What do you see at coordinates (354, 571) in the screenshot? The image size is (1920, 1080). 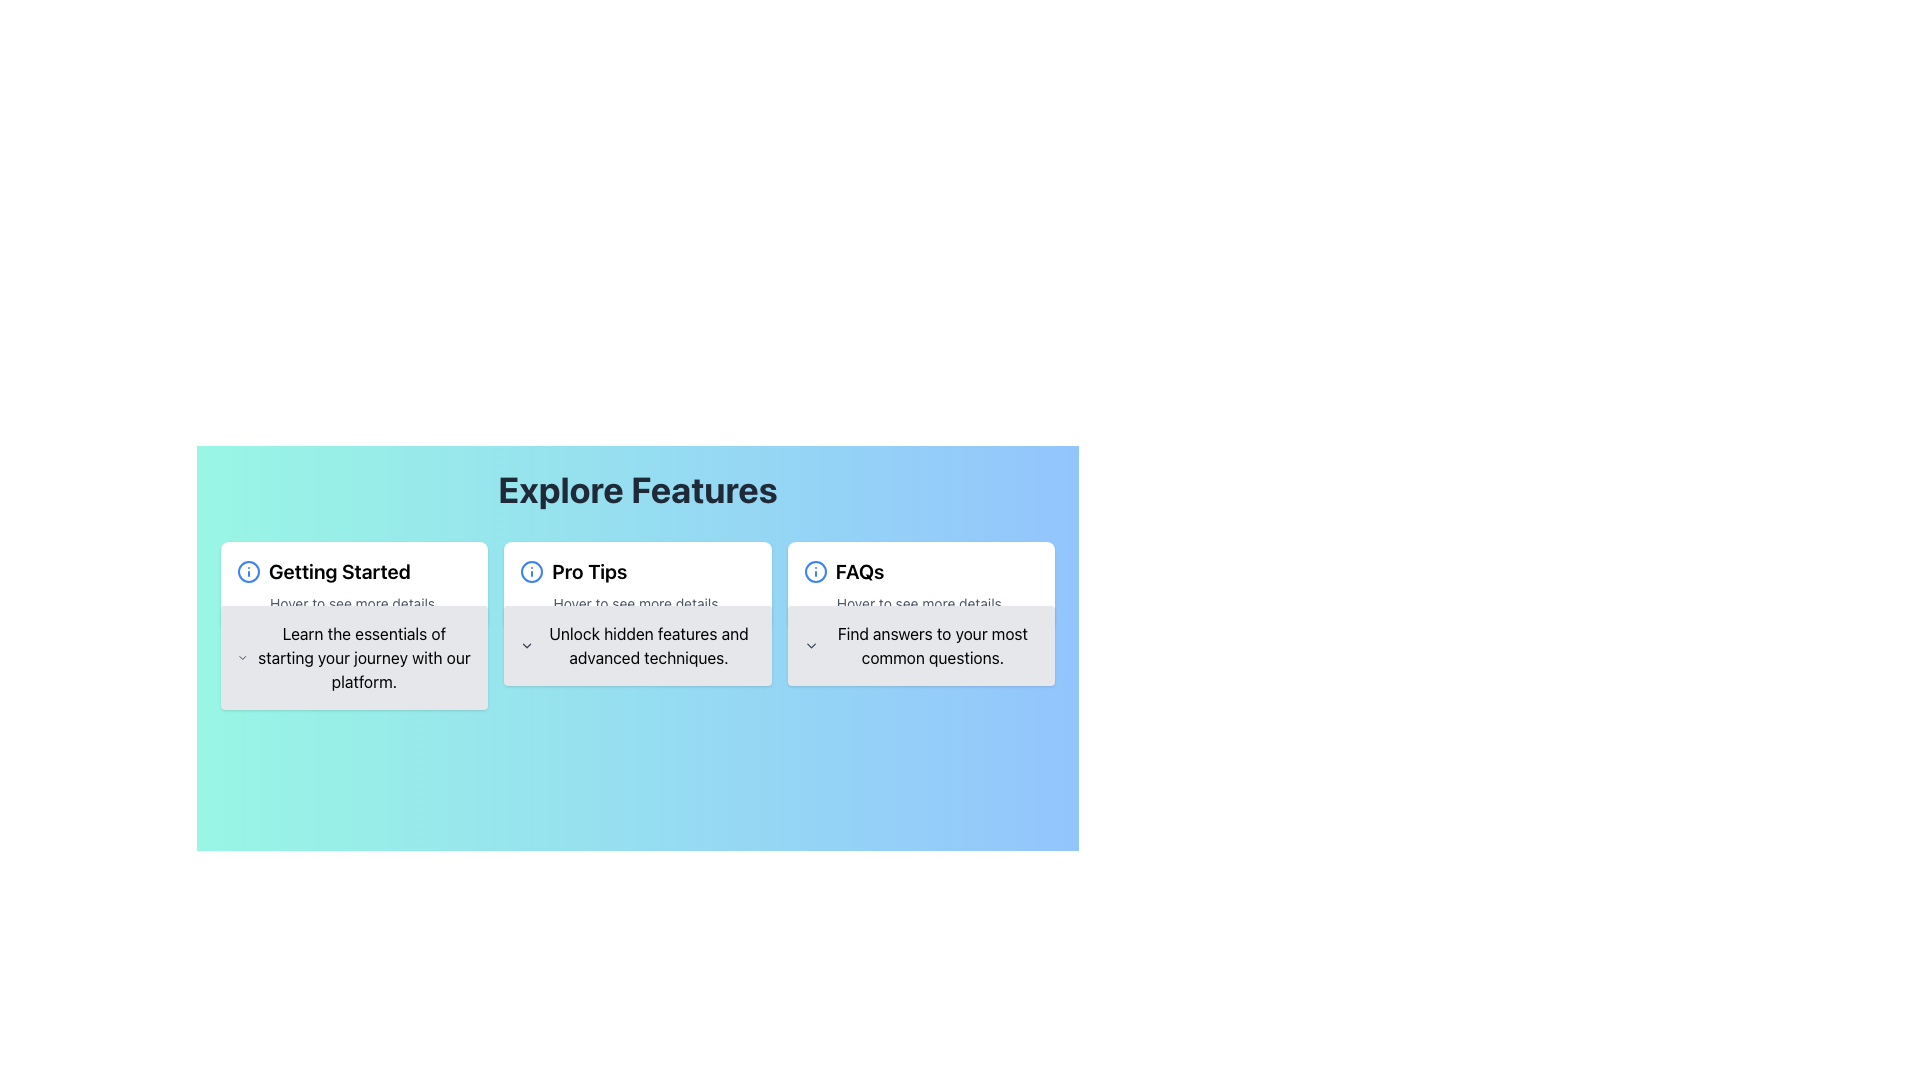 I see `the 'Getting Started' title label within its card structure` at bounding box center [354, 571].